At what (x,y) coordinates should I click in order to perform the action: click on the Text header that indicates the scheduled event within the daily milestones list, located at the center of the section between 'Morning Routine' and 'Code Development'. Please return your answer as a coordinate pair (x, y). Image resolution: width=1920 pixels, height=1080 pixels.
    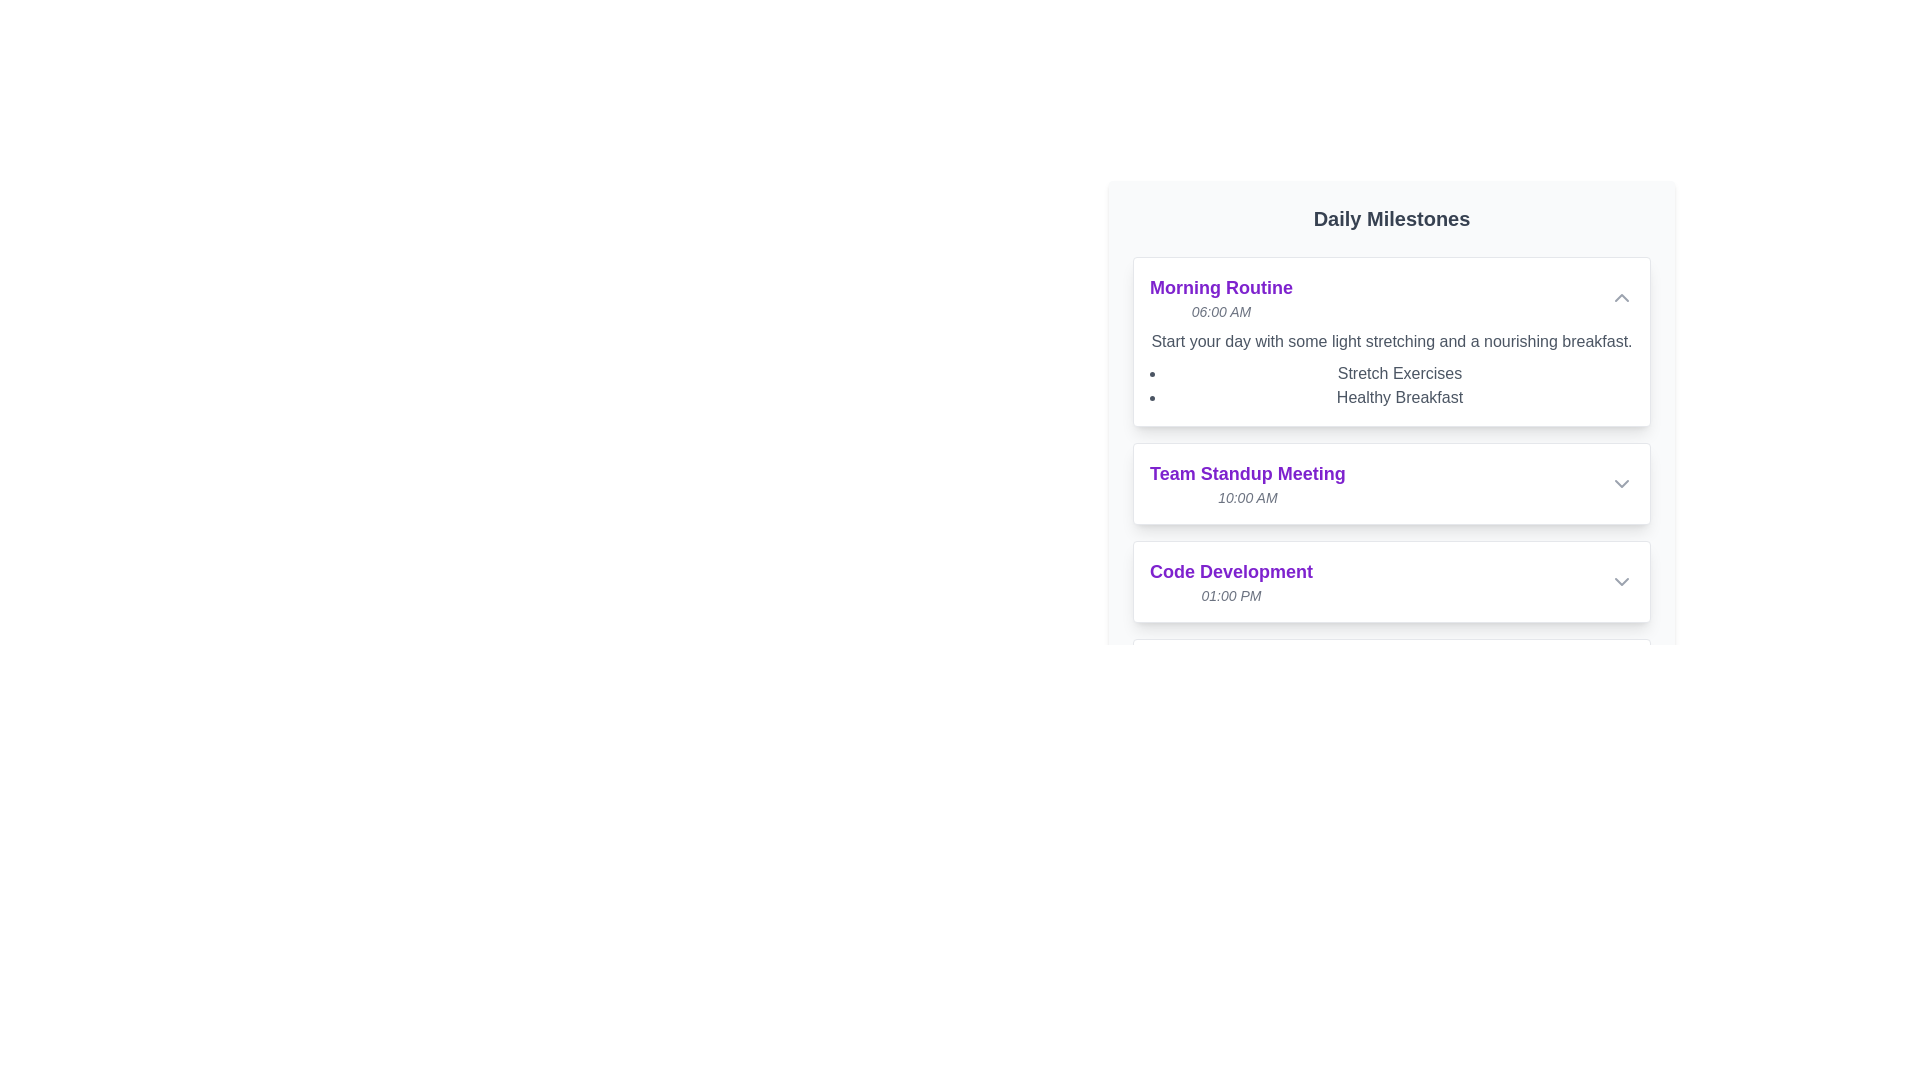
    Looking at the image, I should click on (1246, 474).